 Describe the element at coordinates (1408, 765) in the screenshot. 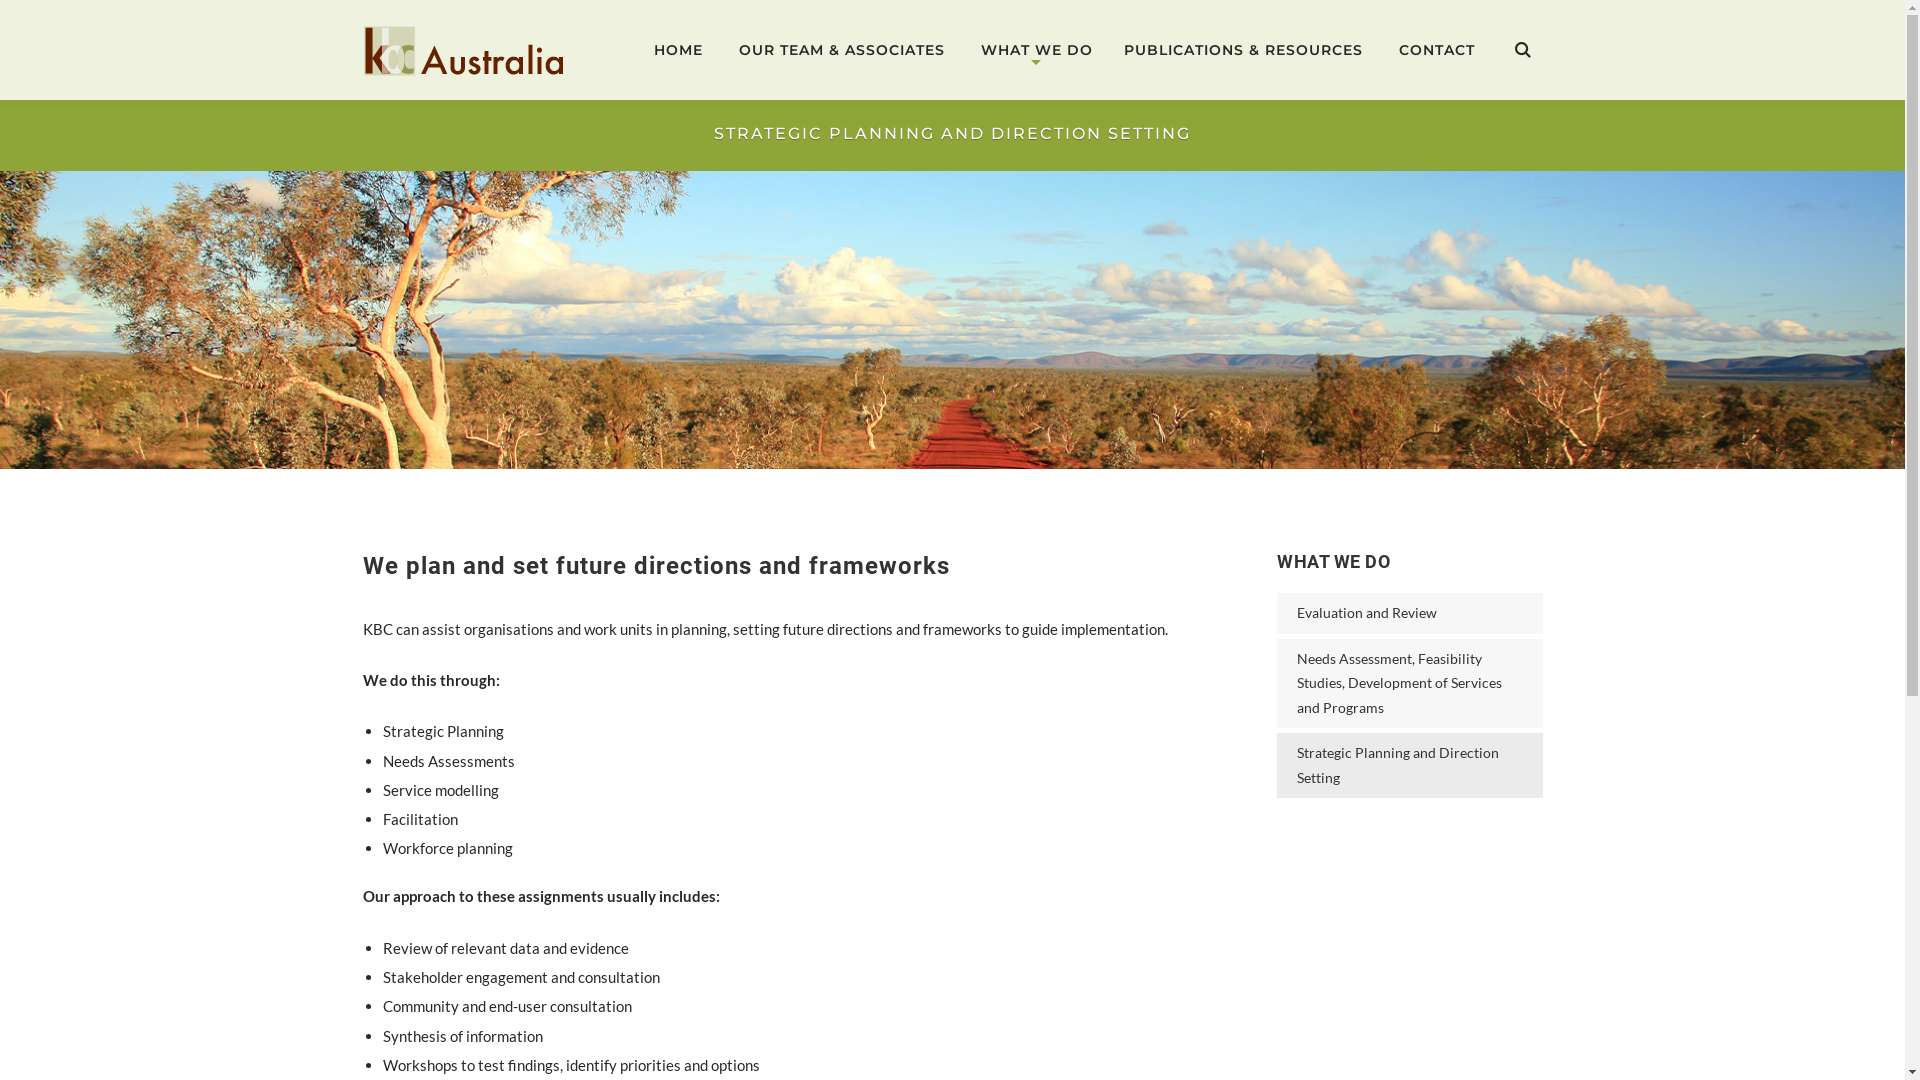

I see `'Strategic Planning and Direction Setting'` at that location.